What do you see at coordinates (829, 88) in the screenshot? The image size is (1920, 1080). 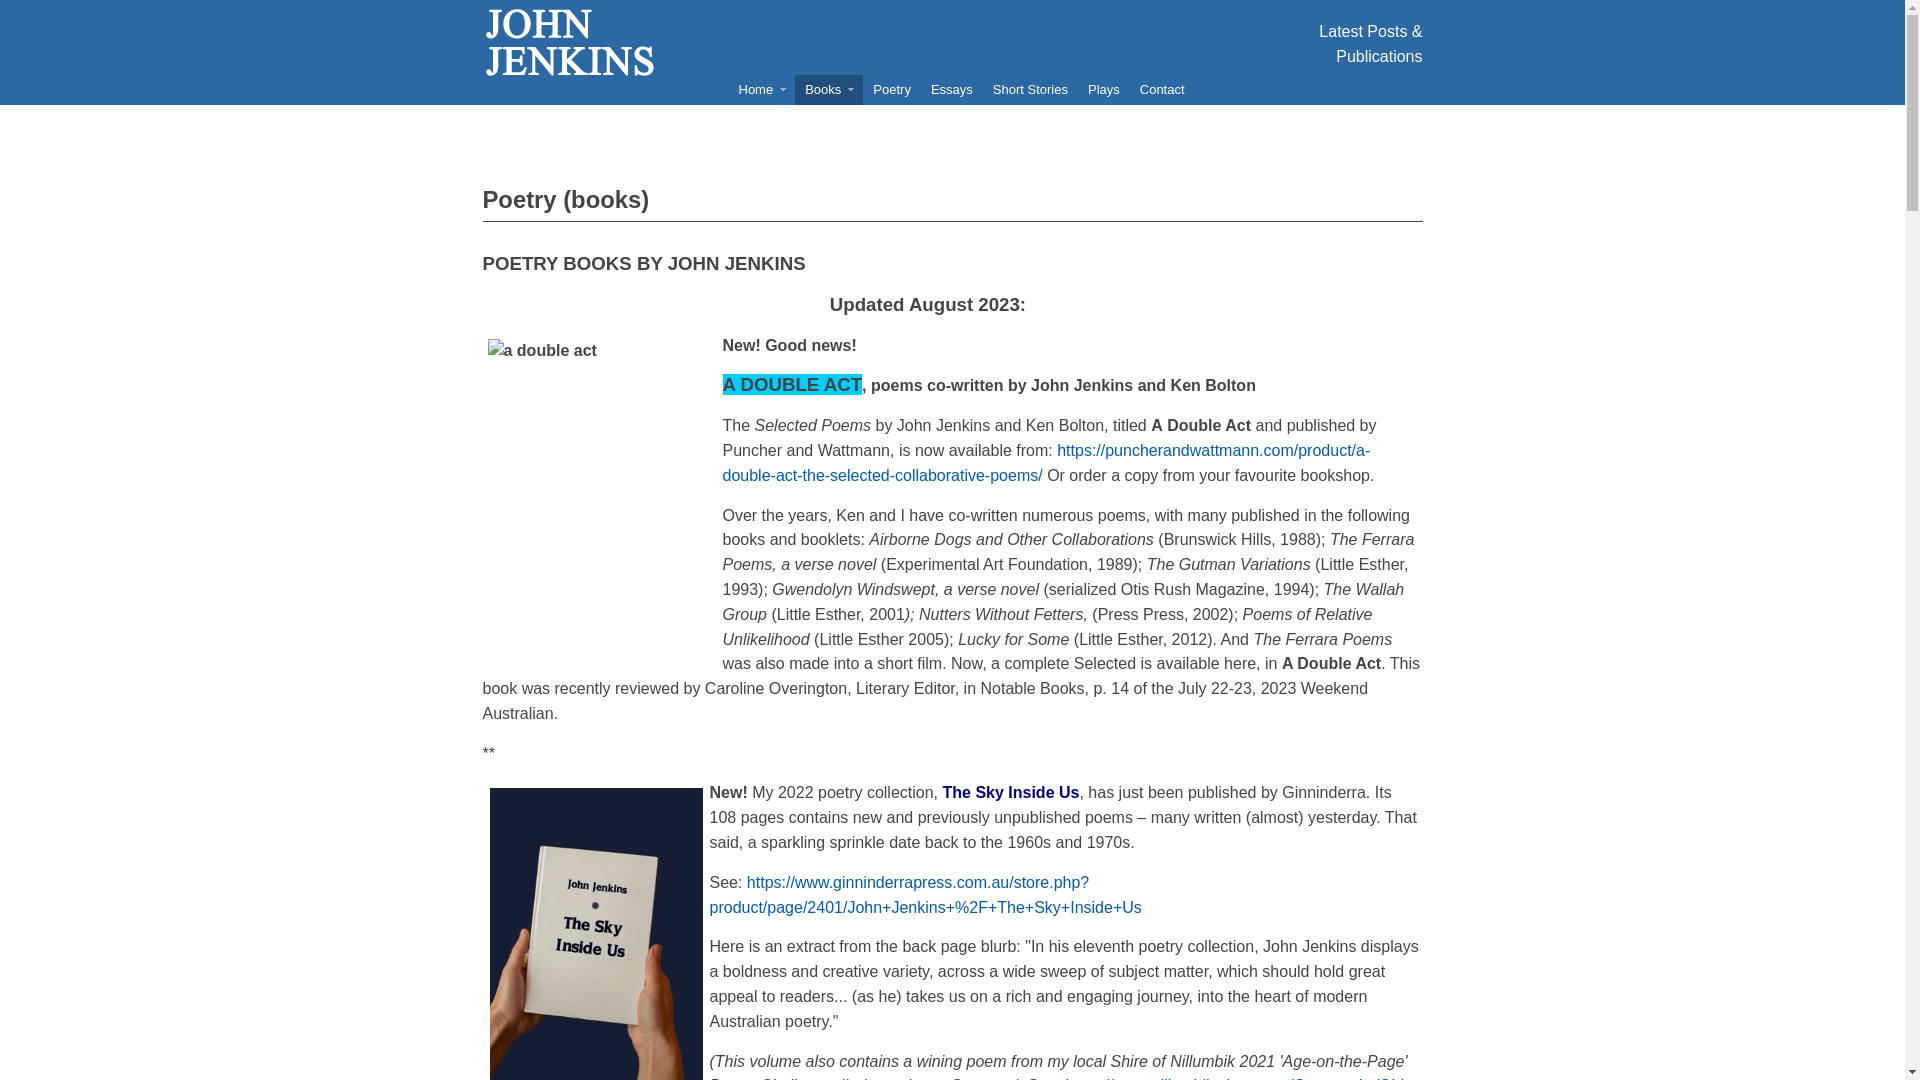 I see `'Books'` at bounding box center [829, 88].